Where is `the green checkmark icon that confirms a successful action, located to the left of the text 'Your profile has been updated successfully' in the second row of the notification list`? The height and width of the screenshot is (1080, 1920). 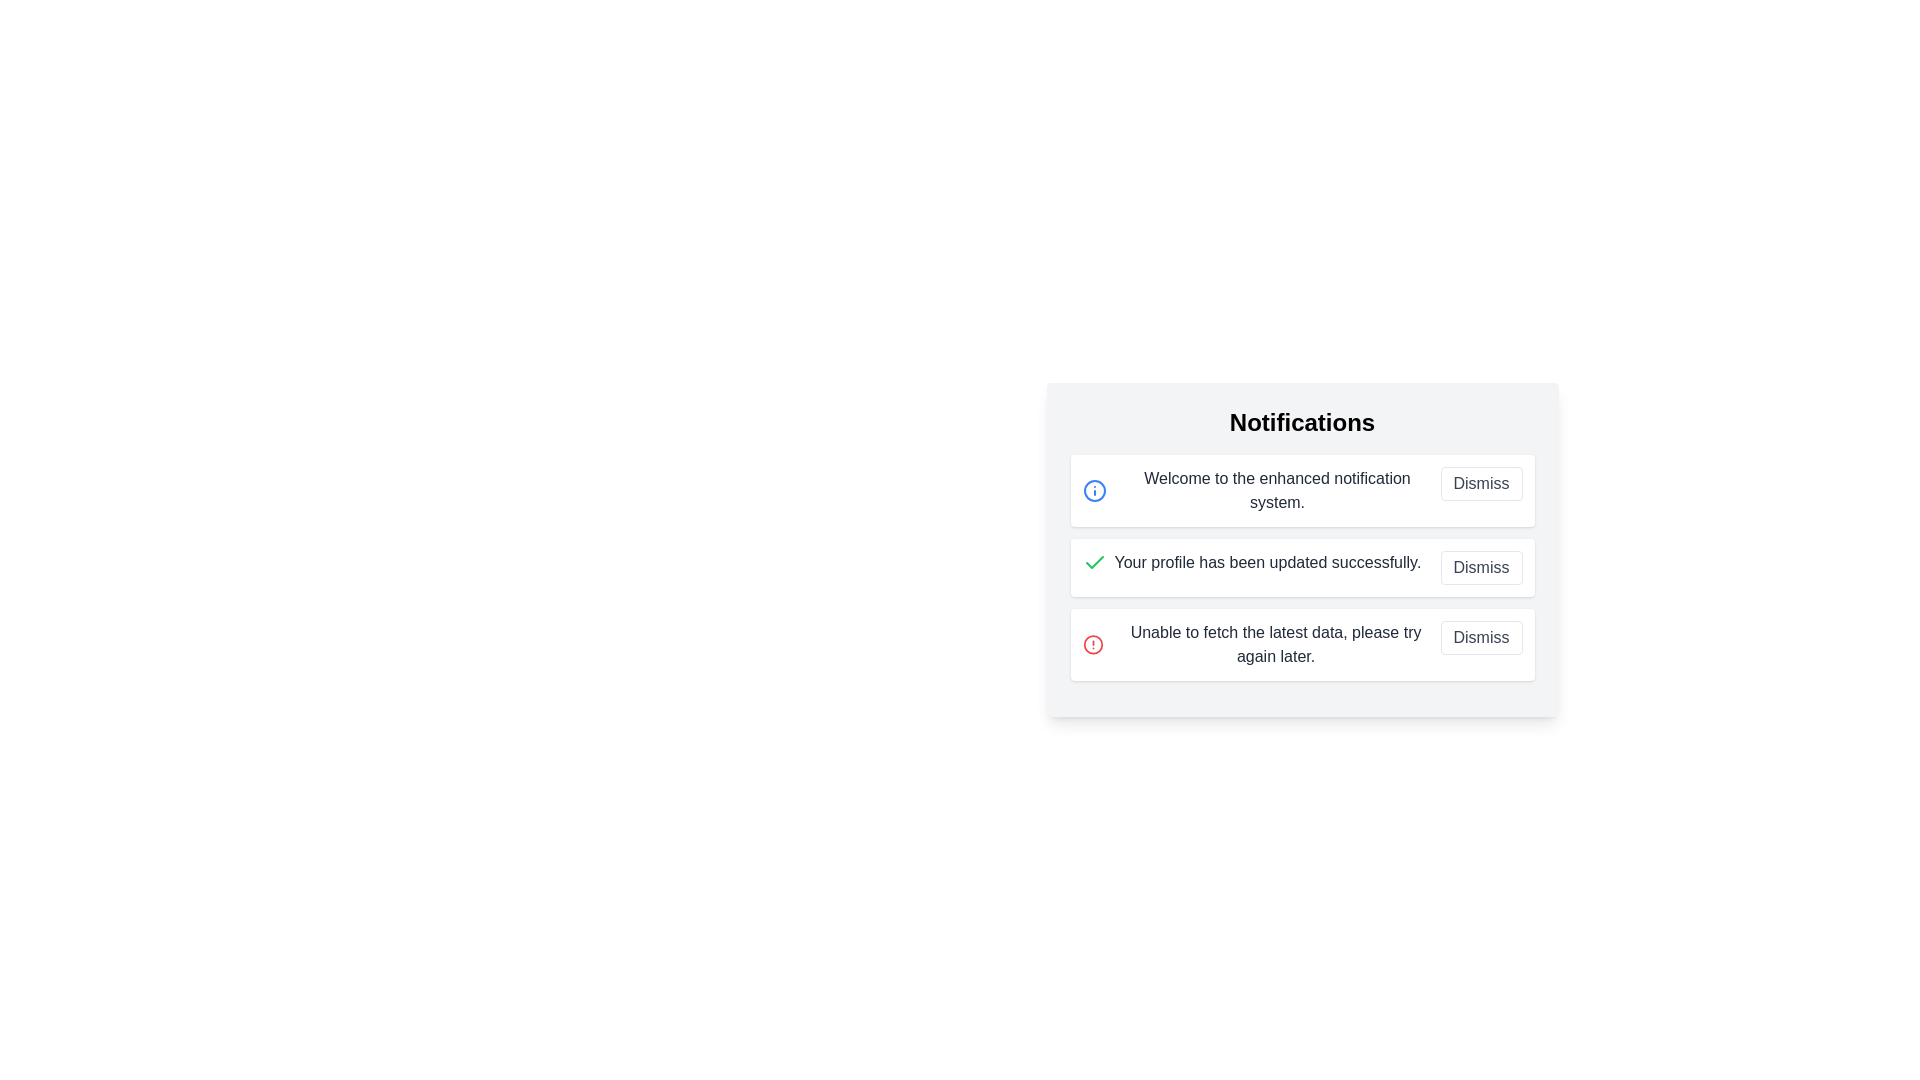 the green checkmark icon that confirms a successful action, located to the left of the text 'Your profile has been updated successfully' in the second row of the notification list is located at coordinates (1093, 563).